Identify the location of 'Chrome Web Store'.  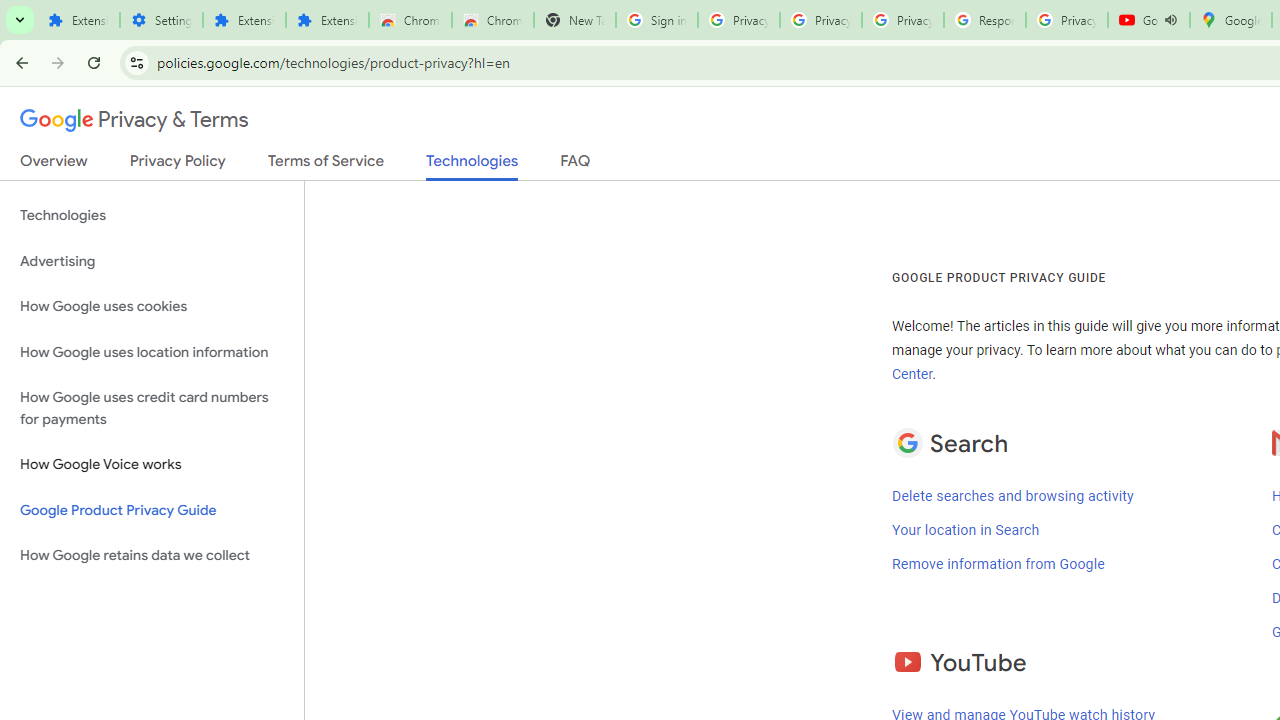
(409, 20).